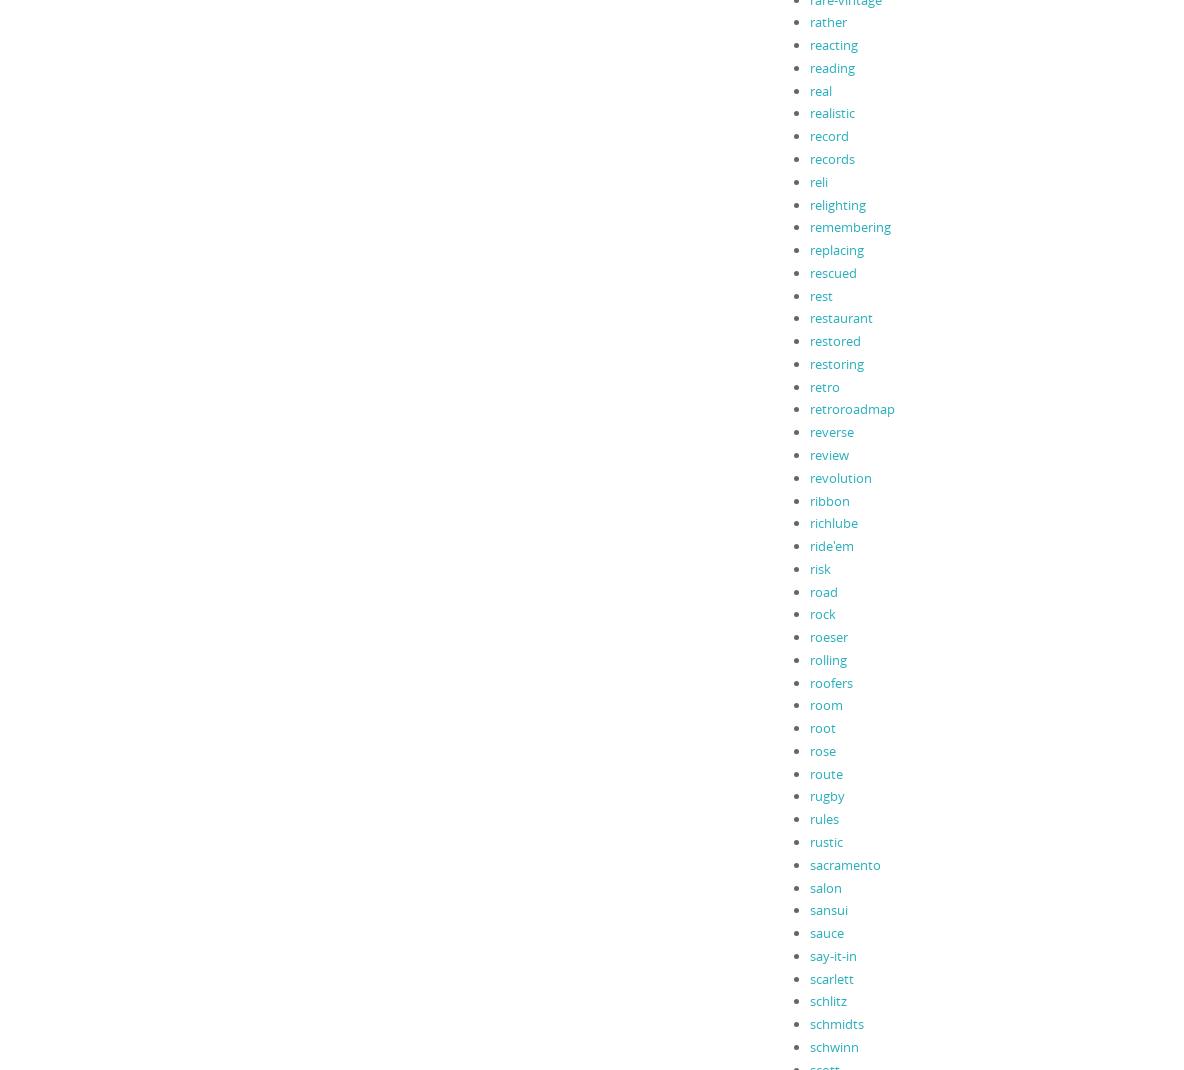 This screenshot has height=1070, width=1184. Describe the element at coordinates (825, 932) in the screenshot. I see `'sauce'` at that location.